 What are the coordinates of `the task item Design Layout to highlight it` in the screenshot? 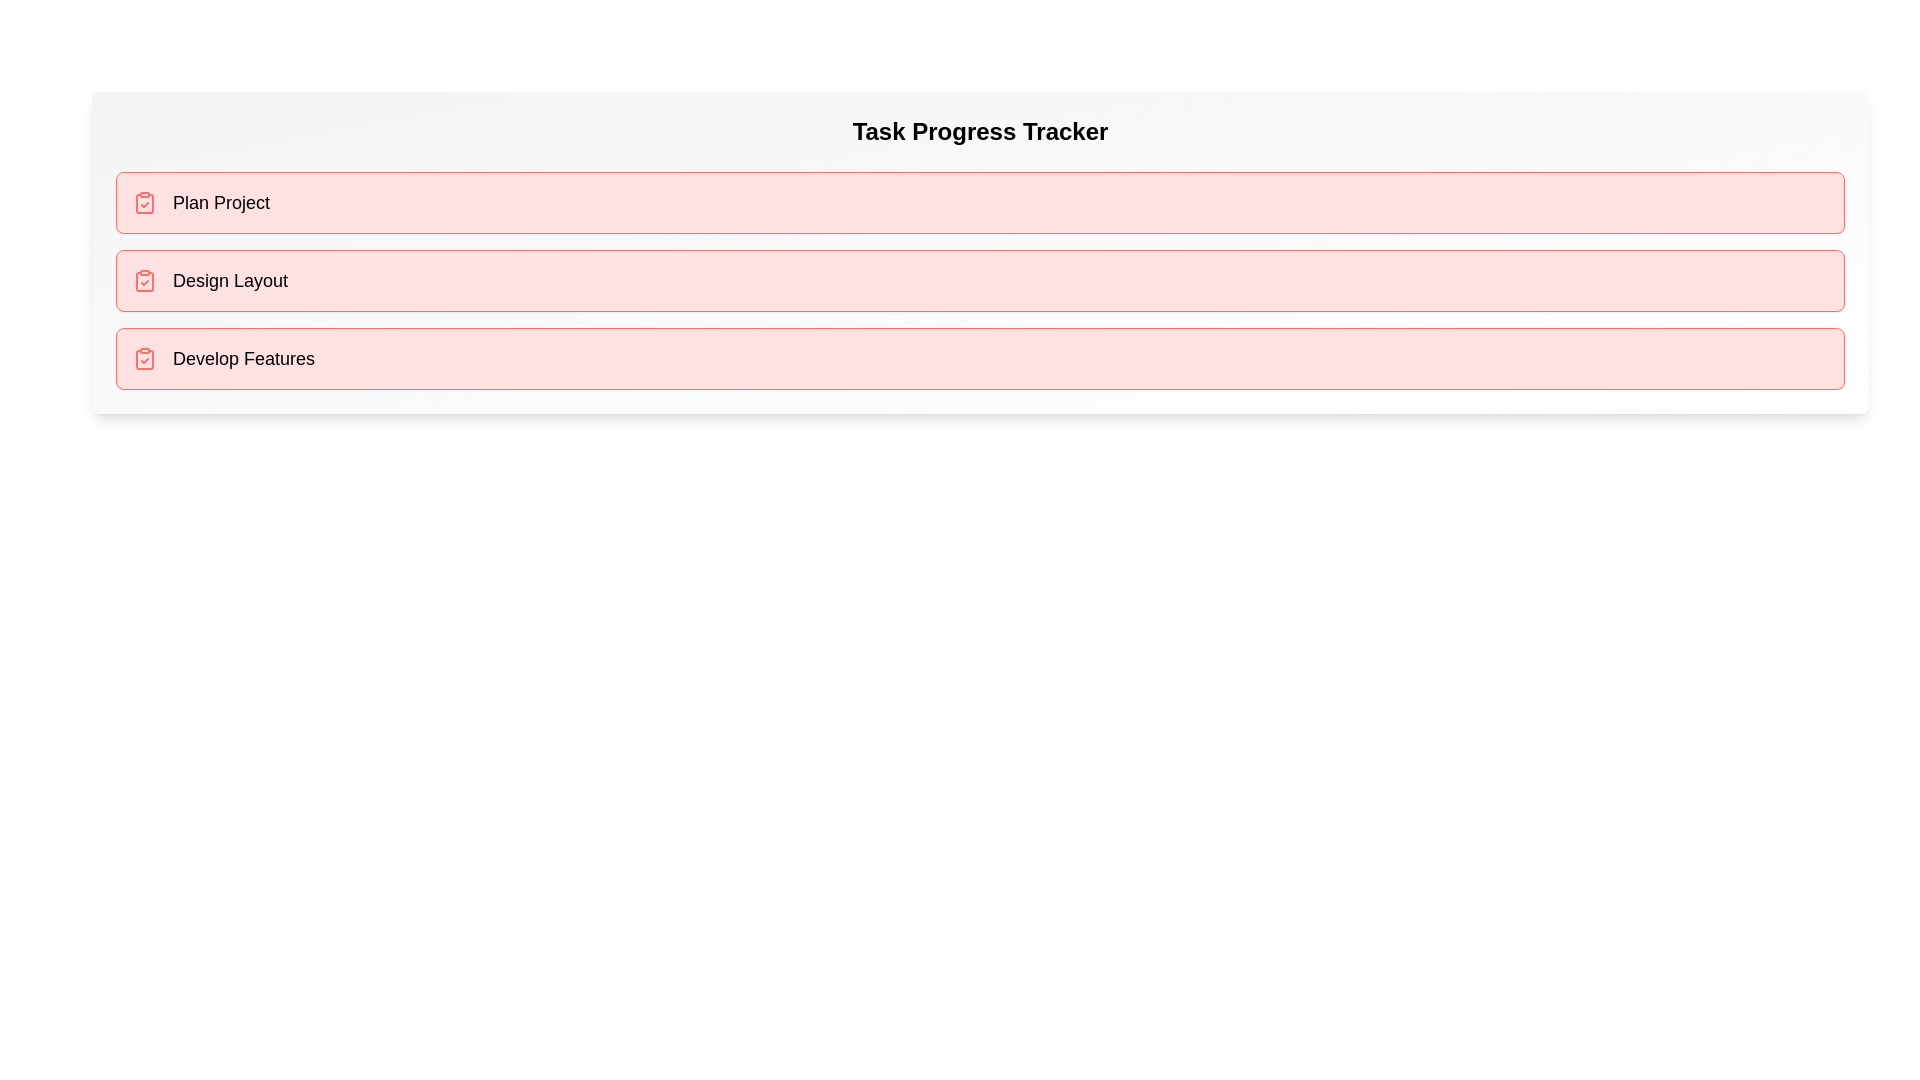 It's located at (980, 281).